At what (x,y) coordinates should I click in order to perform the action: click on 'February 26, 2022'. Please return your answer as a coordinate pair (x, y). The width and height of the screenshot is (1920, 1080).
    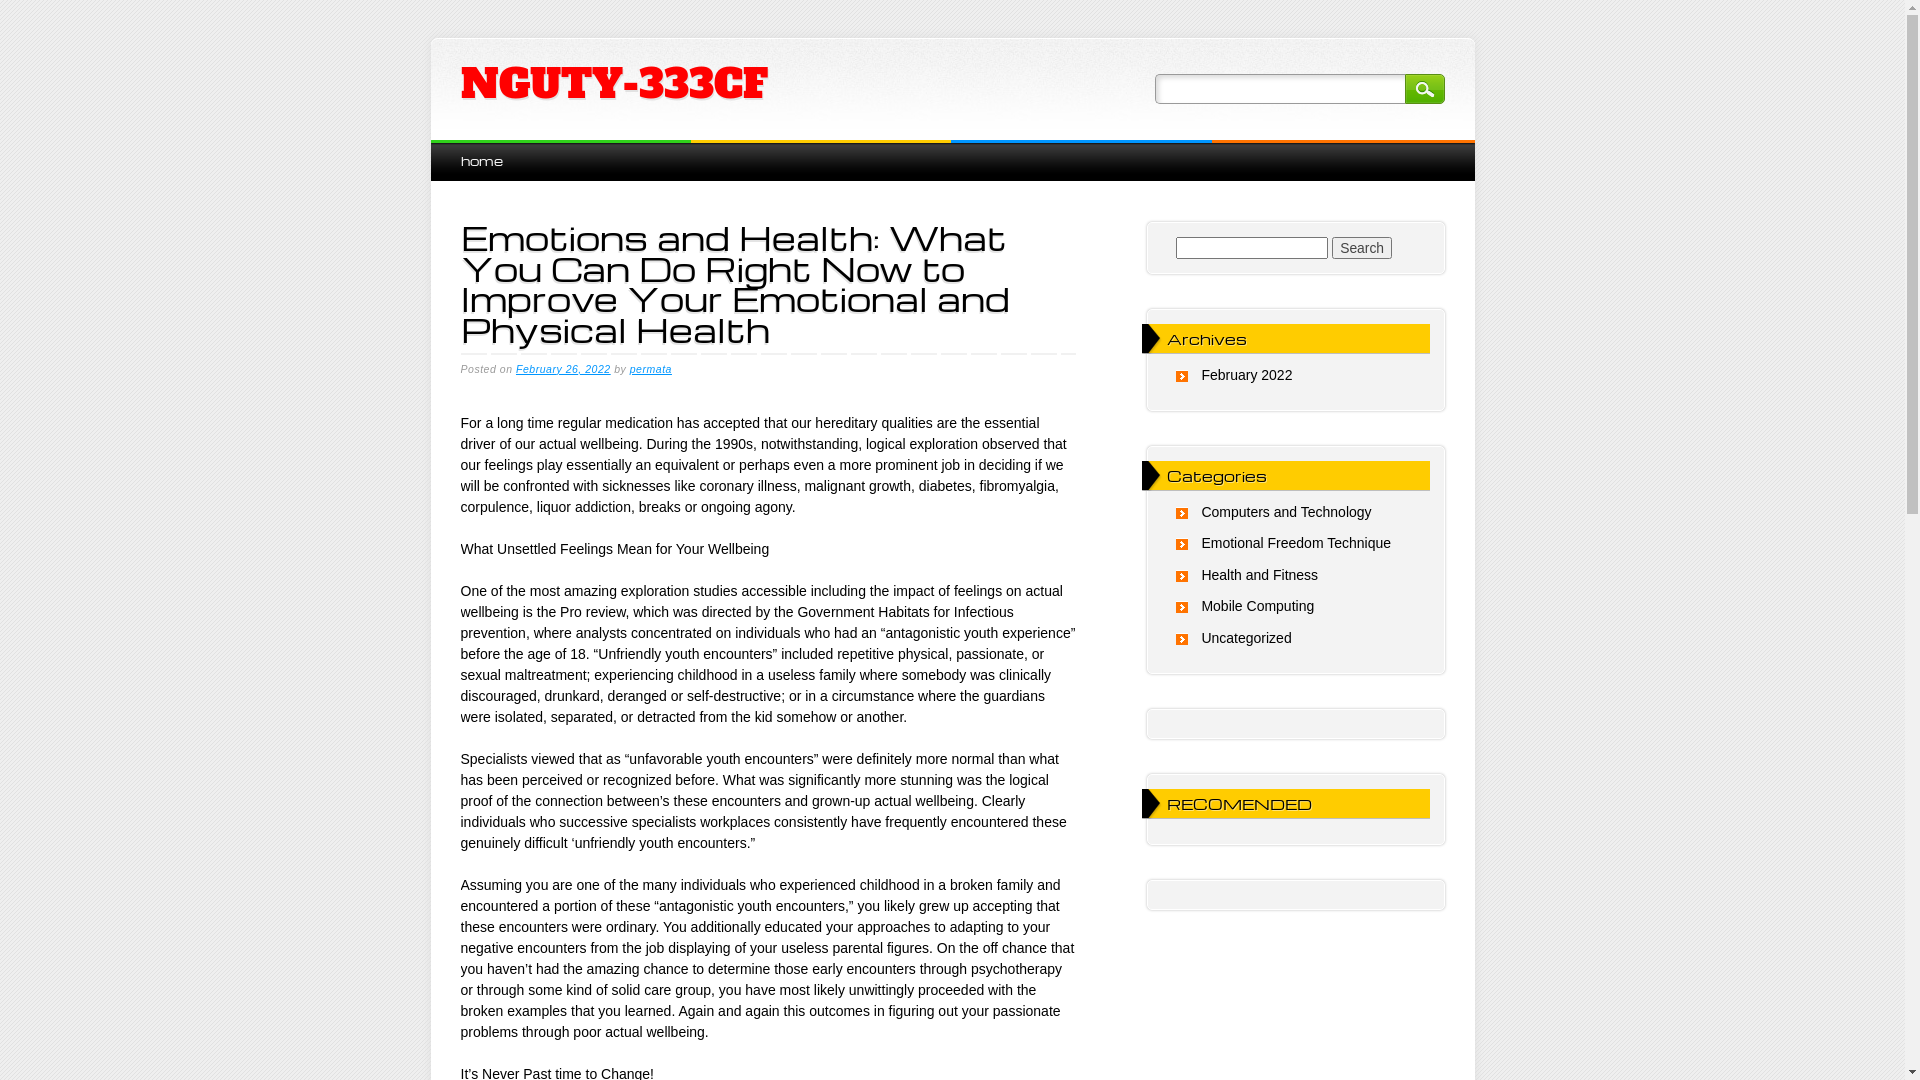
    Looking at the image, I should click on (562, 369).